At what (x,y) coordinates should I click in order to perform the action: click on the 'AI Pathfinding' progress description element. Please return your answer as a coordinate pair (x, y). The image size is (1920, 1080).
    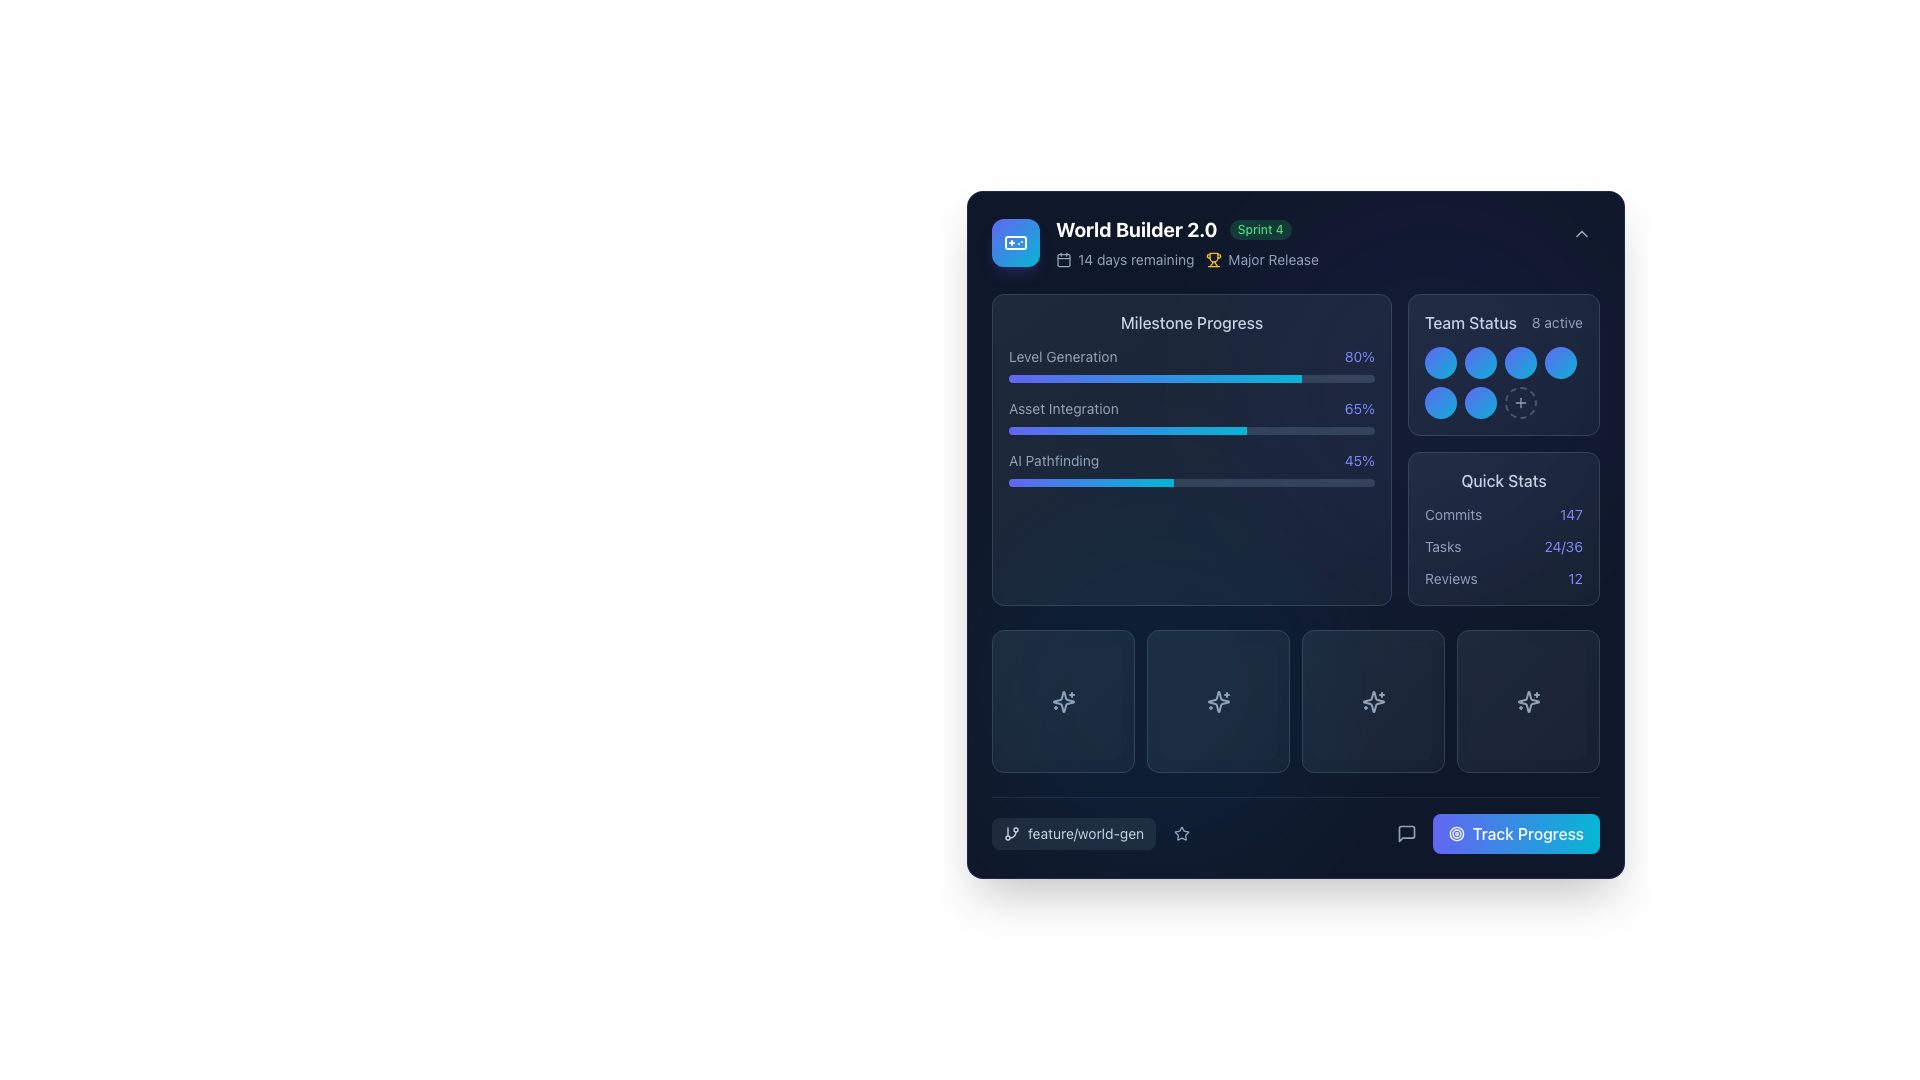
    Looking at the image, I should click on (1191, 461).